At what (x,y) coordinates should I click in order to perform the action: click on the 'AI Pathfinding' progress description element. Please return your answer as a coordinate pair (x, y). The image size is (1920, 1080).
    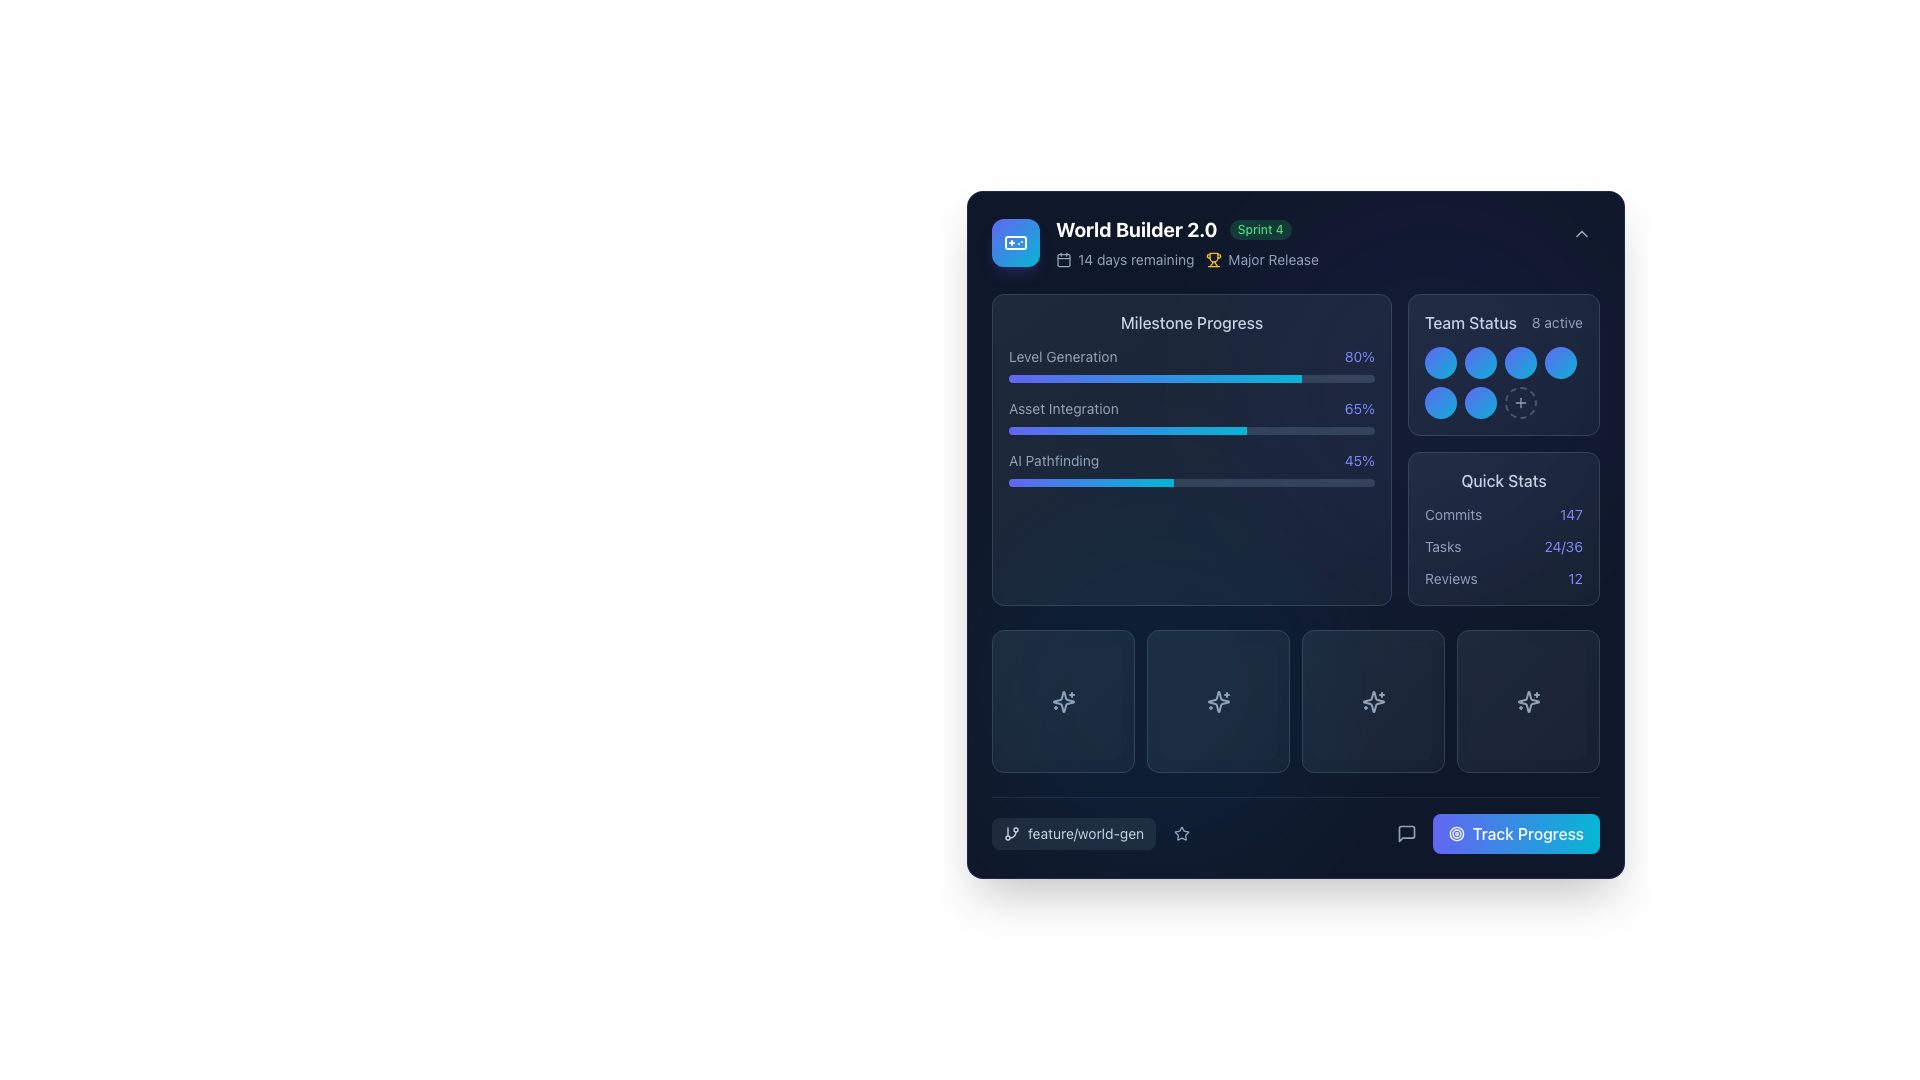
    Looking at the image, I should click on (1191, 461).